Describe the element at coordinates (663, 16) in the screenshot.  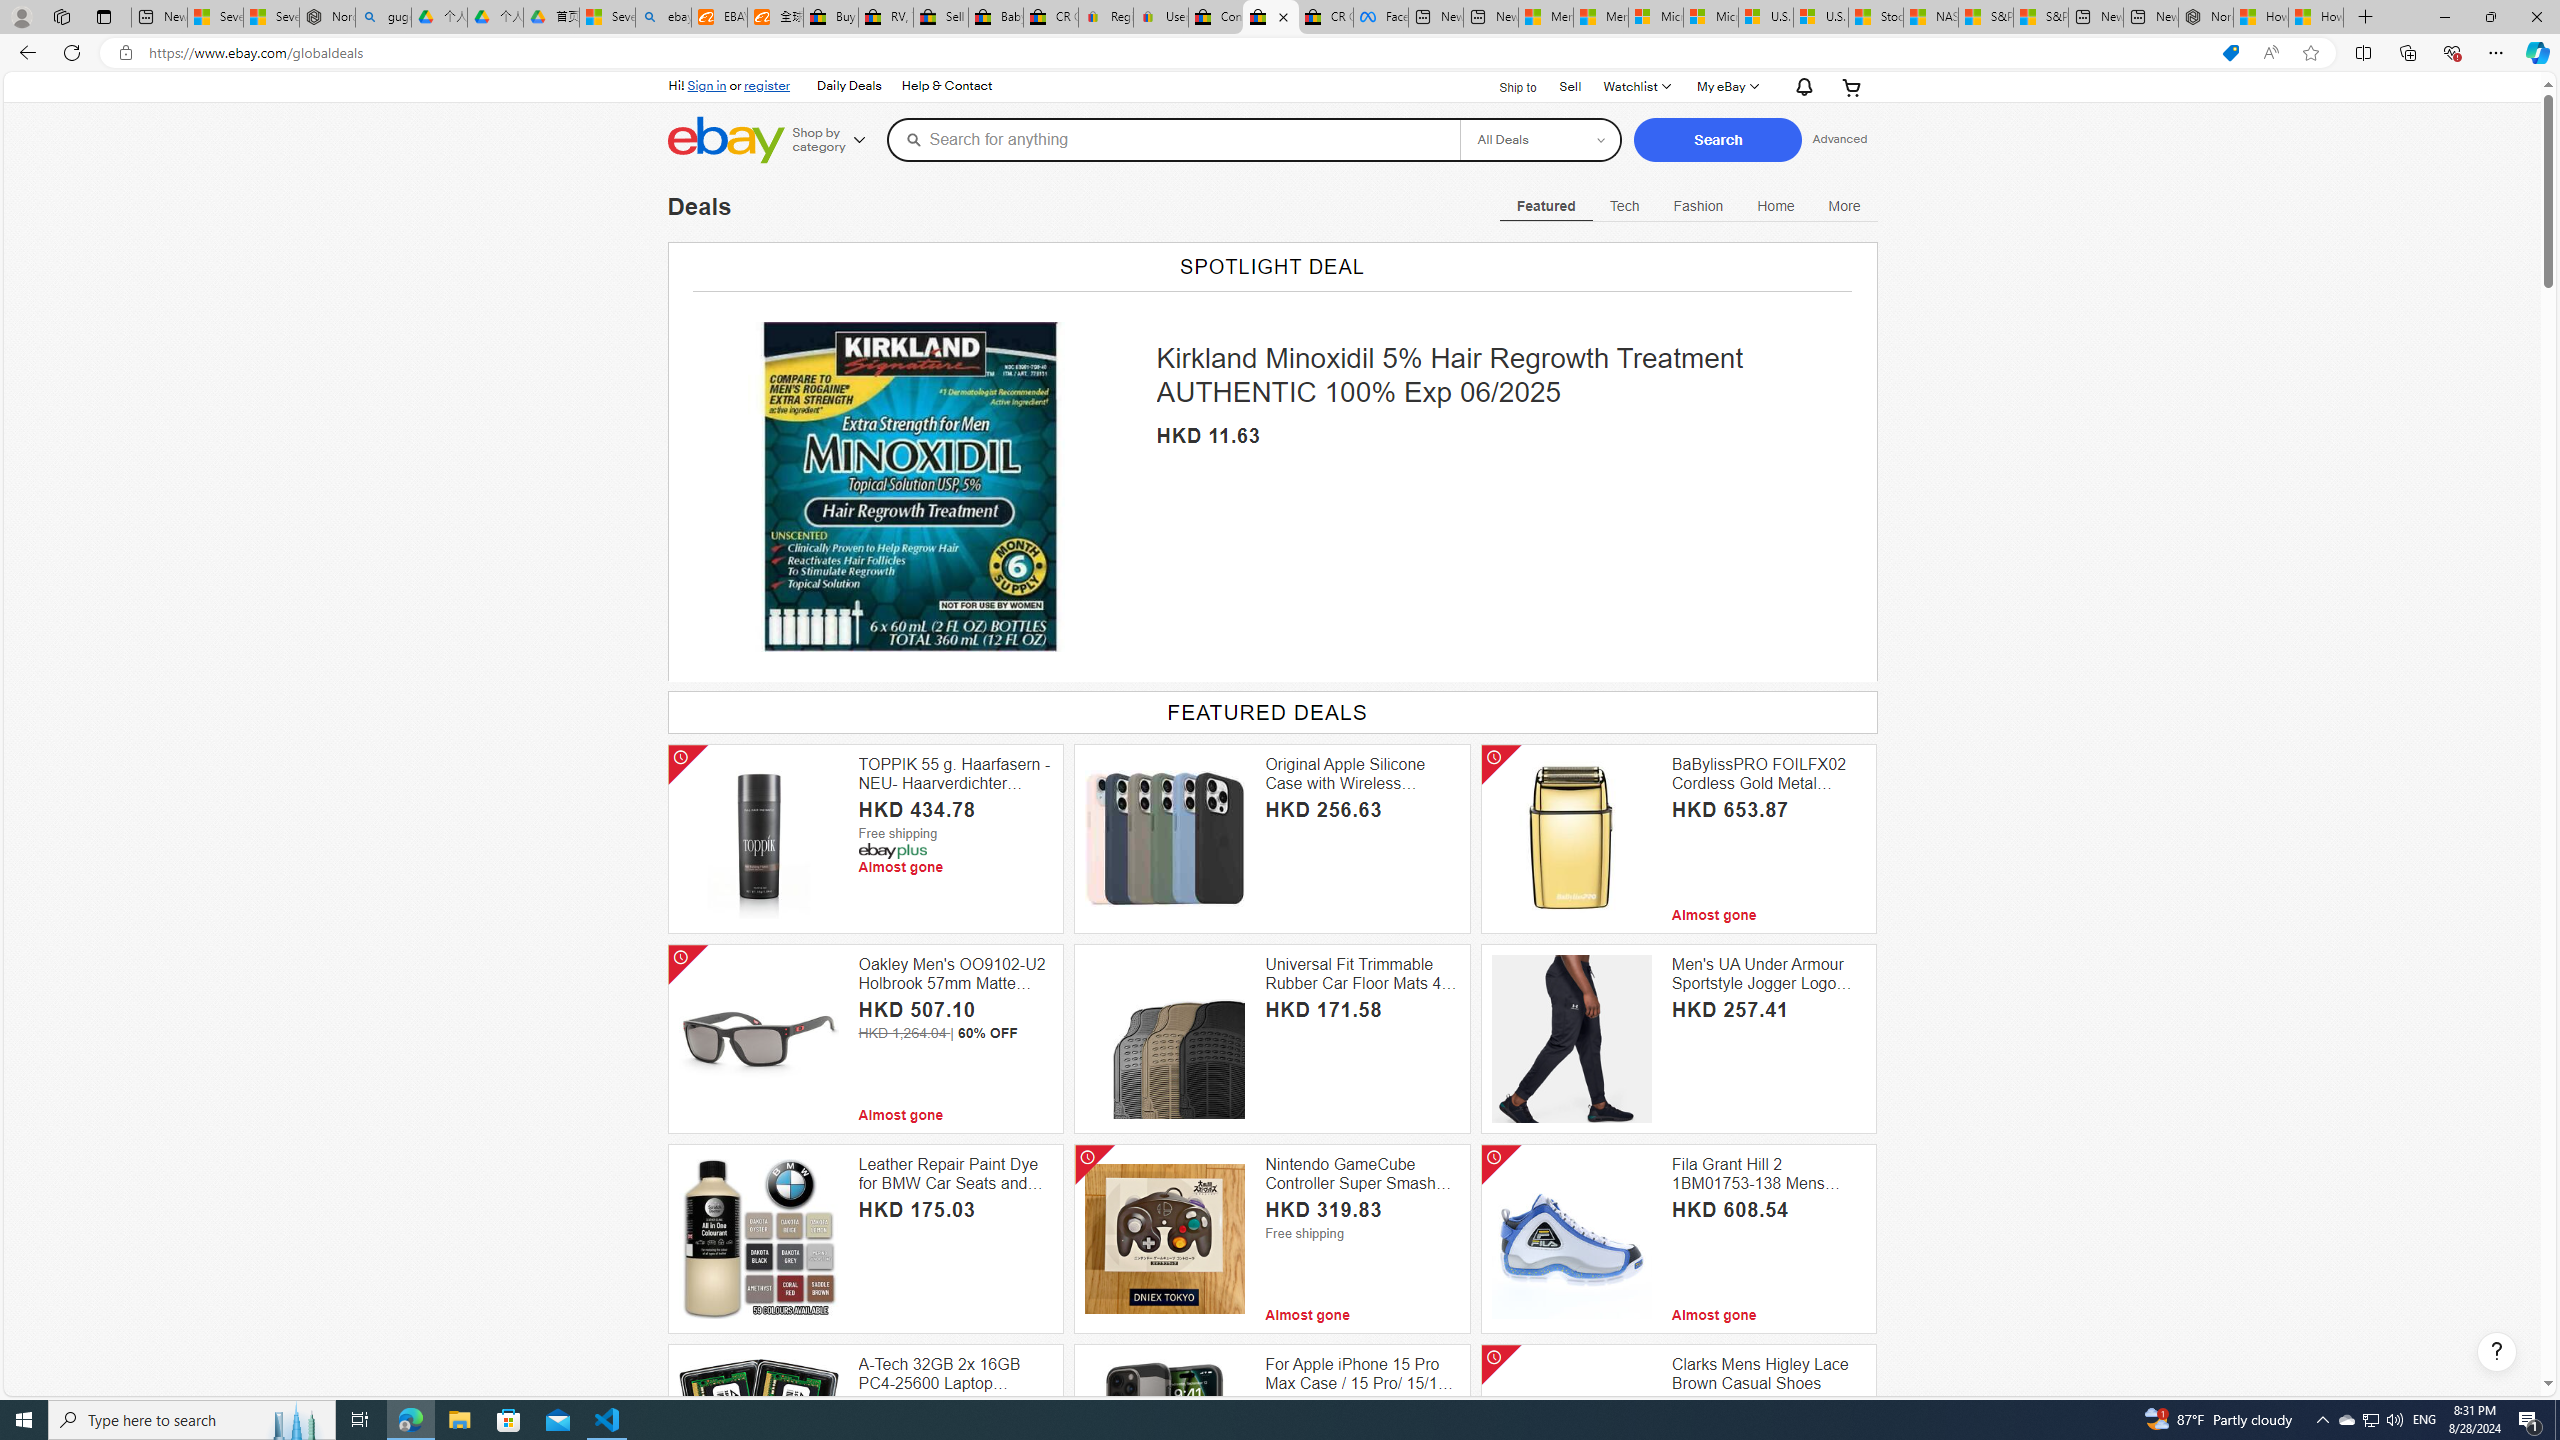
I see `'ebay - Search'` at that location.